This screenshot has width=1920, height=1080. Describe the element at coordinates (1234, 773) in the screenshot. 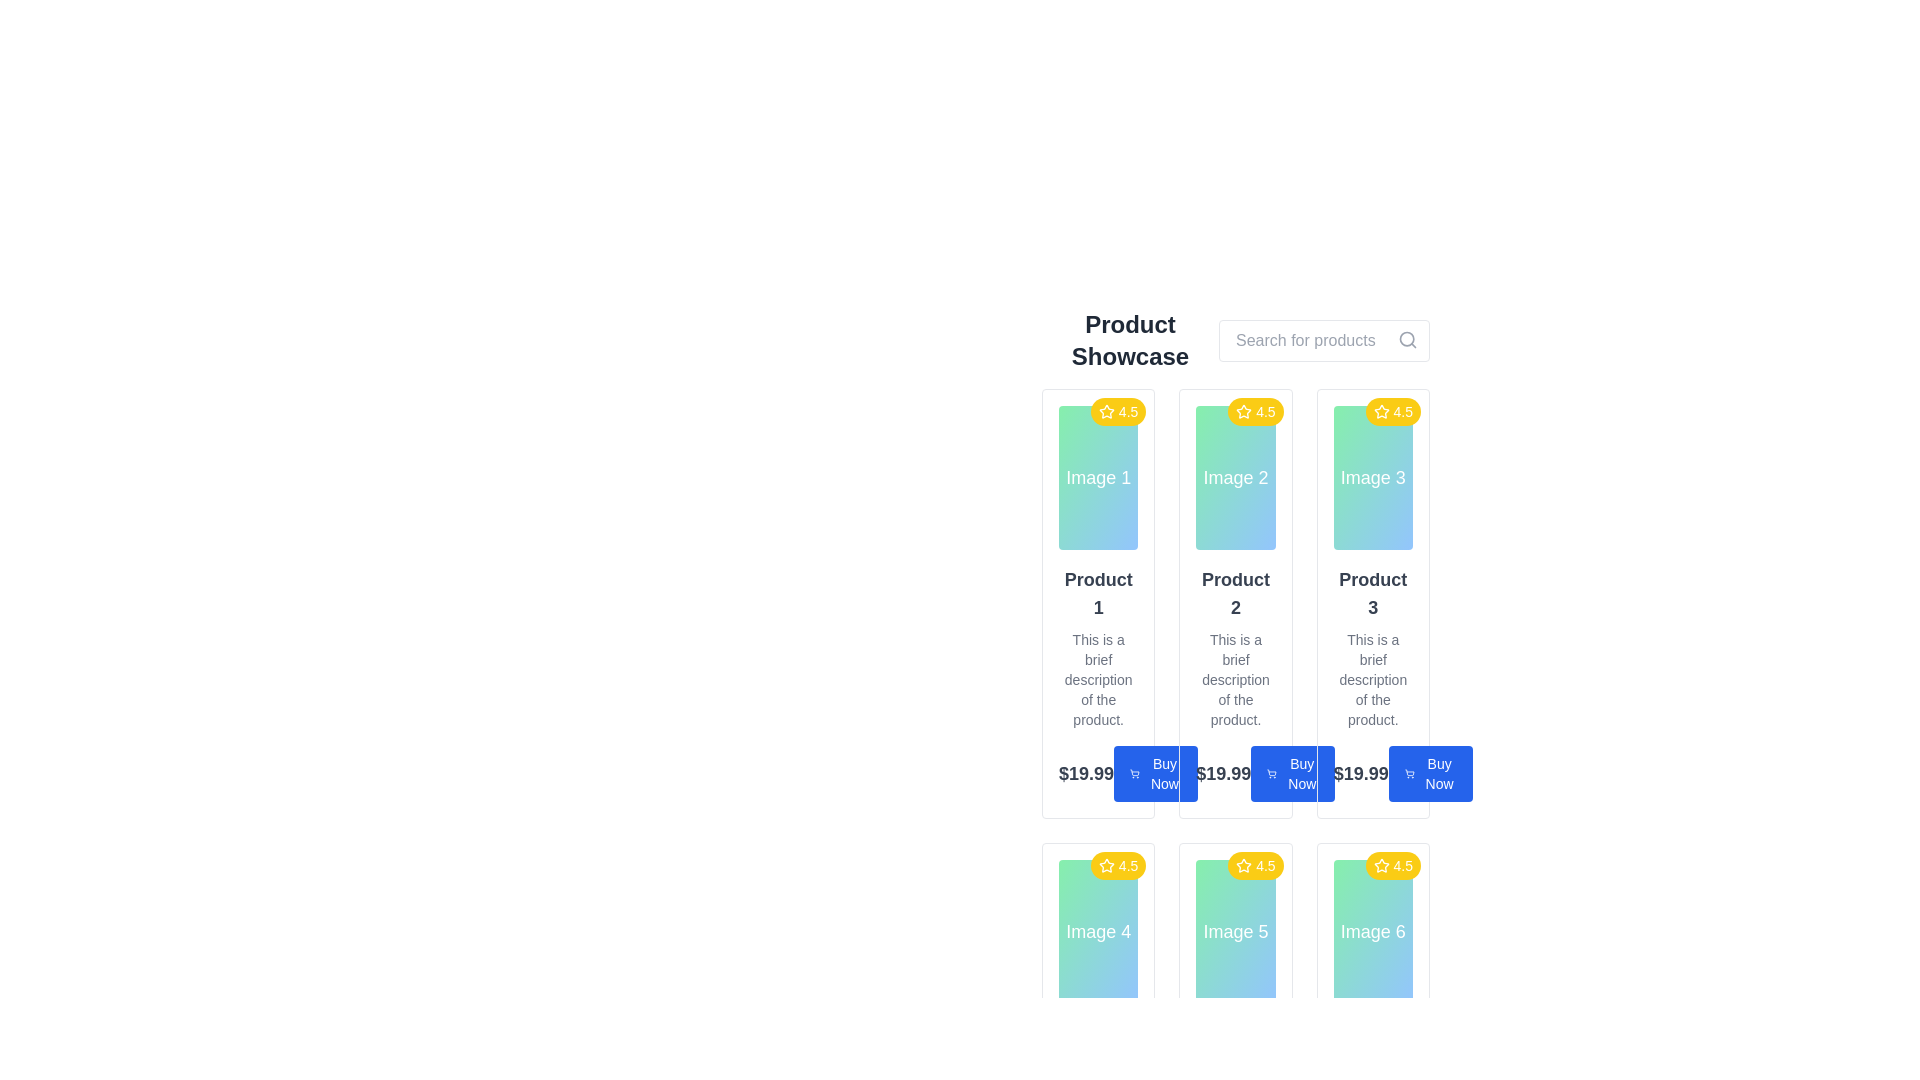

I see `the 'Buy Now' button located in the lower section of the second product card, beneath the product description text 'This is a brief description of the product.'` at that location.